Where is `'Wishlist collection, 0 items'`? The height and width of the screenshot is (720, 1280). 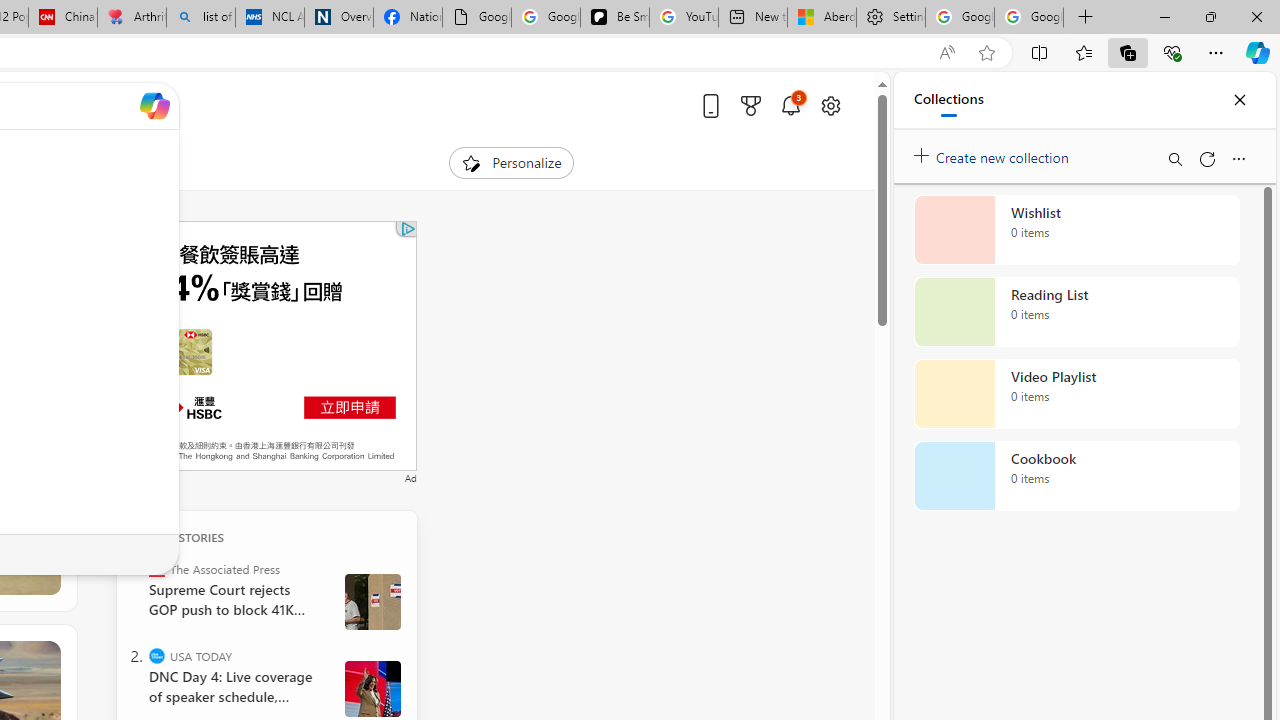
'Wishlist collection, 0 items' is located at coordinates (1076, 229).